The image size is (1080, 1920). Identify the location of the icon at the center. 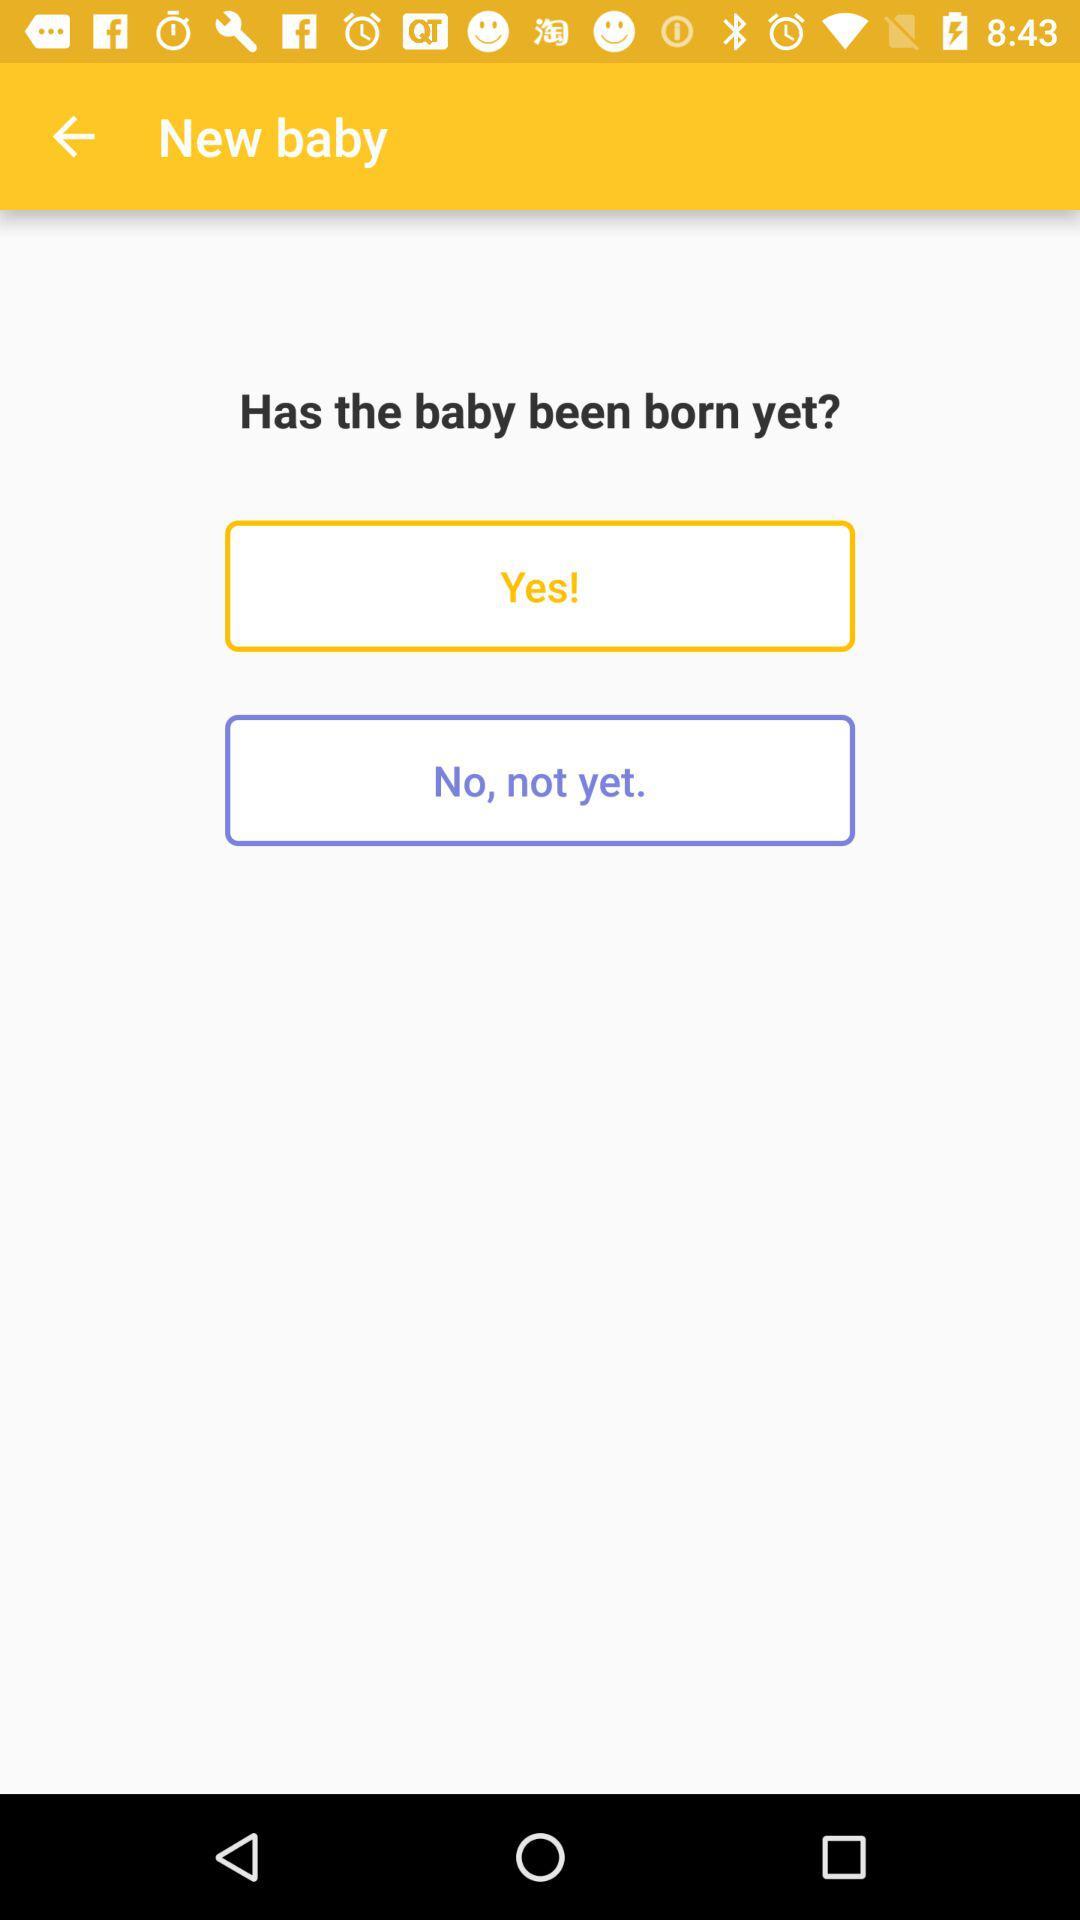
(540, 779).